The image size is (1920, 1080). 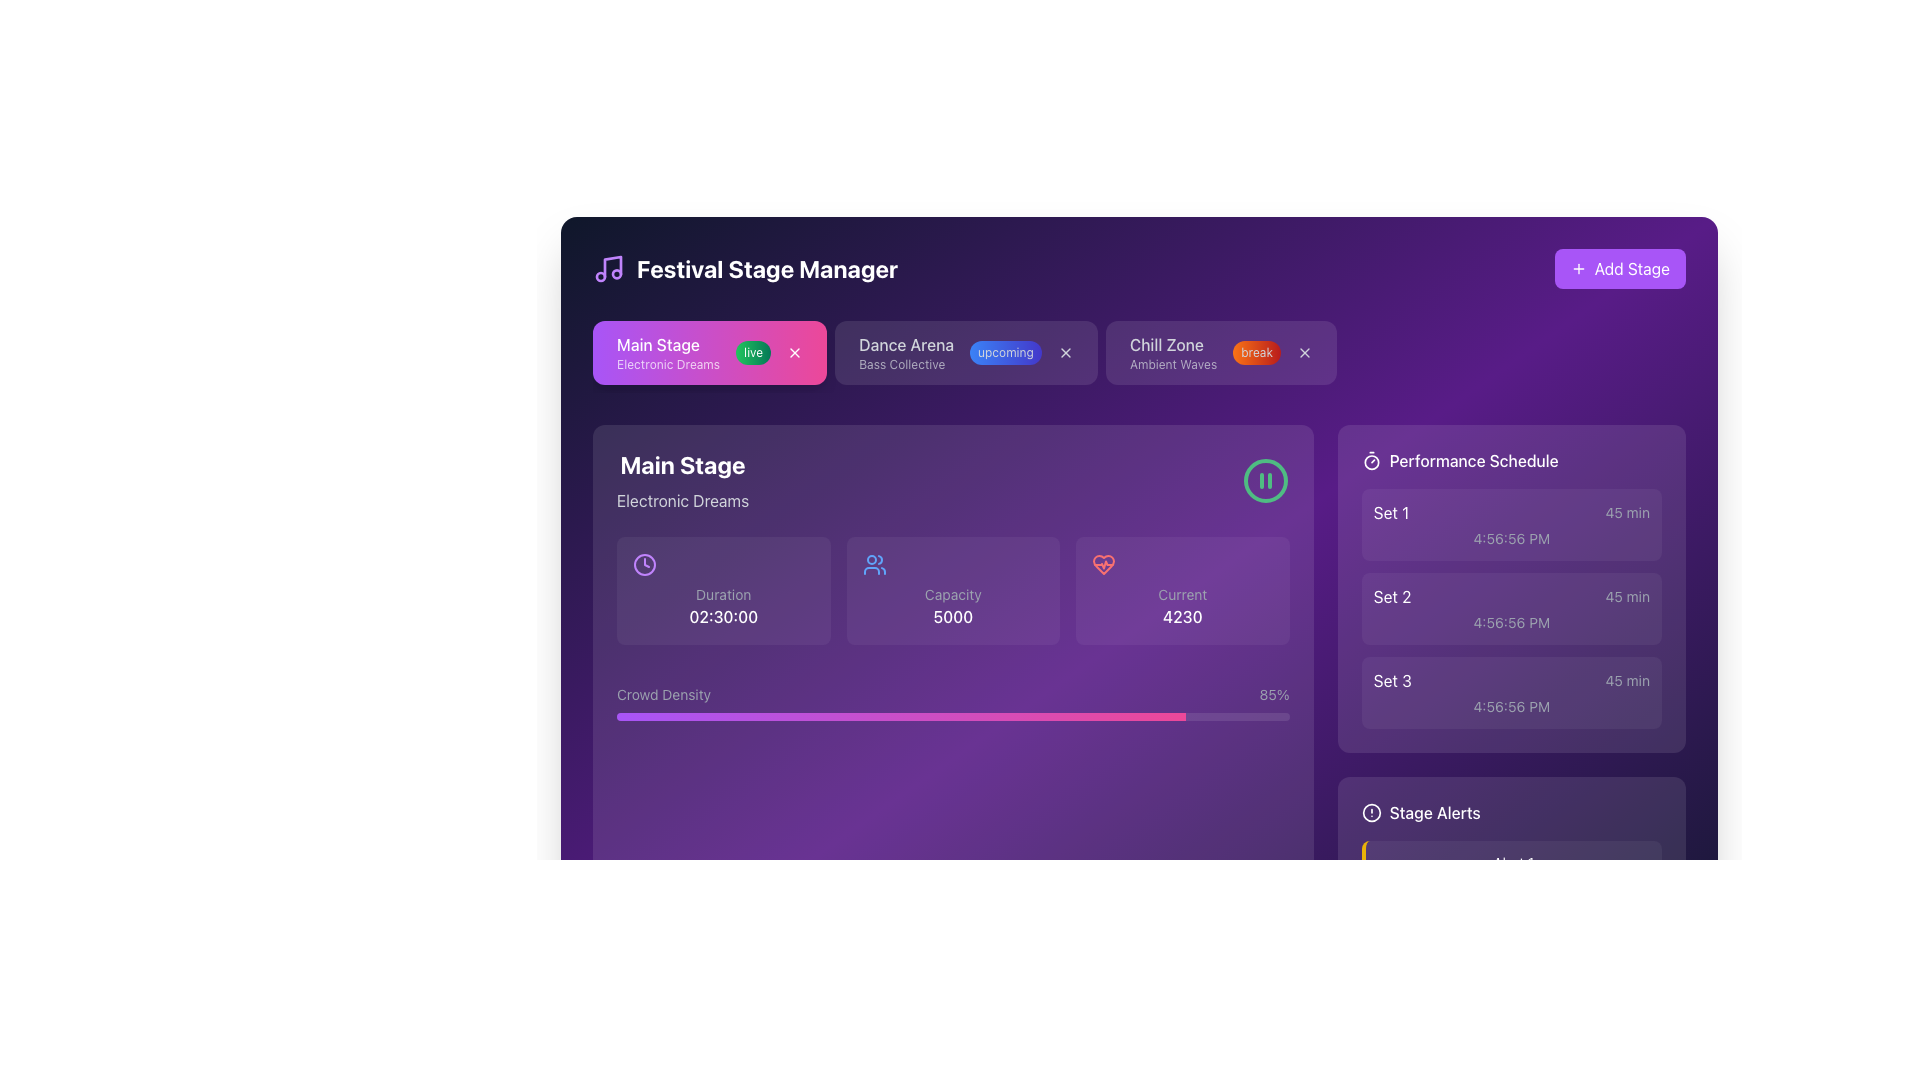 I want to click on the Badged Label indicating 'break' in the Chill Zone section, positioned next to 'Ambient Waves' and to the left of the close icon, so click(x=1256, y=352).